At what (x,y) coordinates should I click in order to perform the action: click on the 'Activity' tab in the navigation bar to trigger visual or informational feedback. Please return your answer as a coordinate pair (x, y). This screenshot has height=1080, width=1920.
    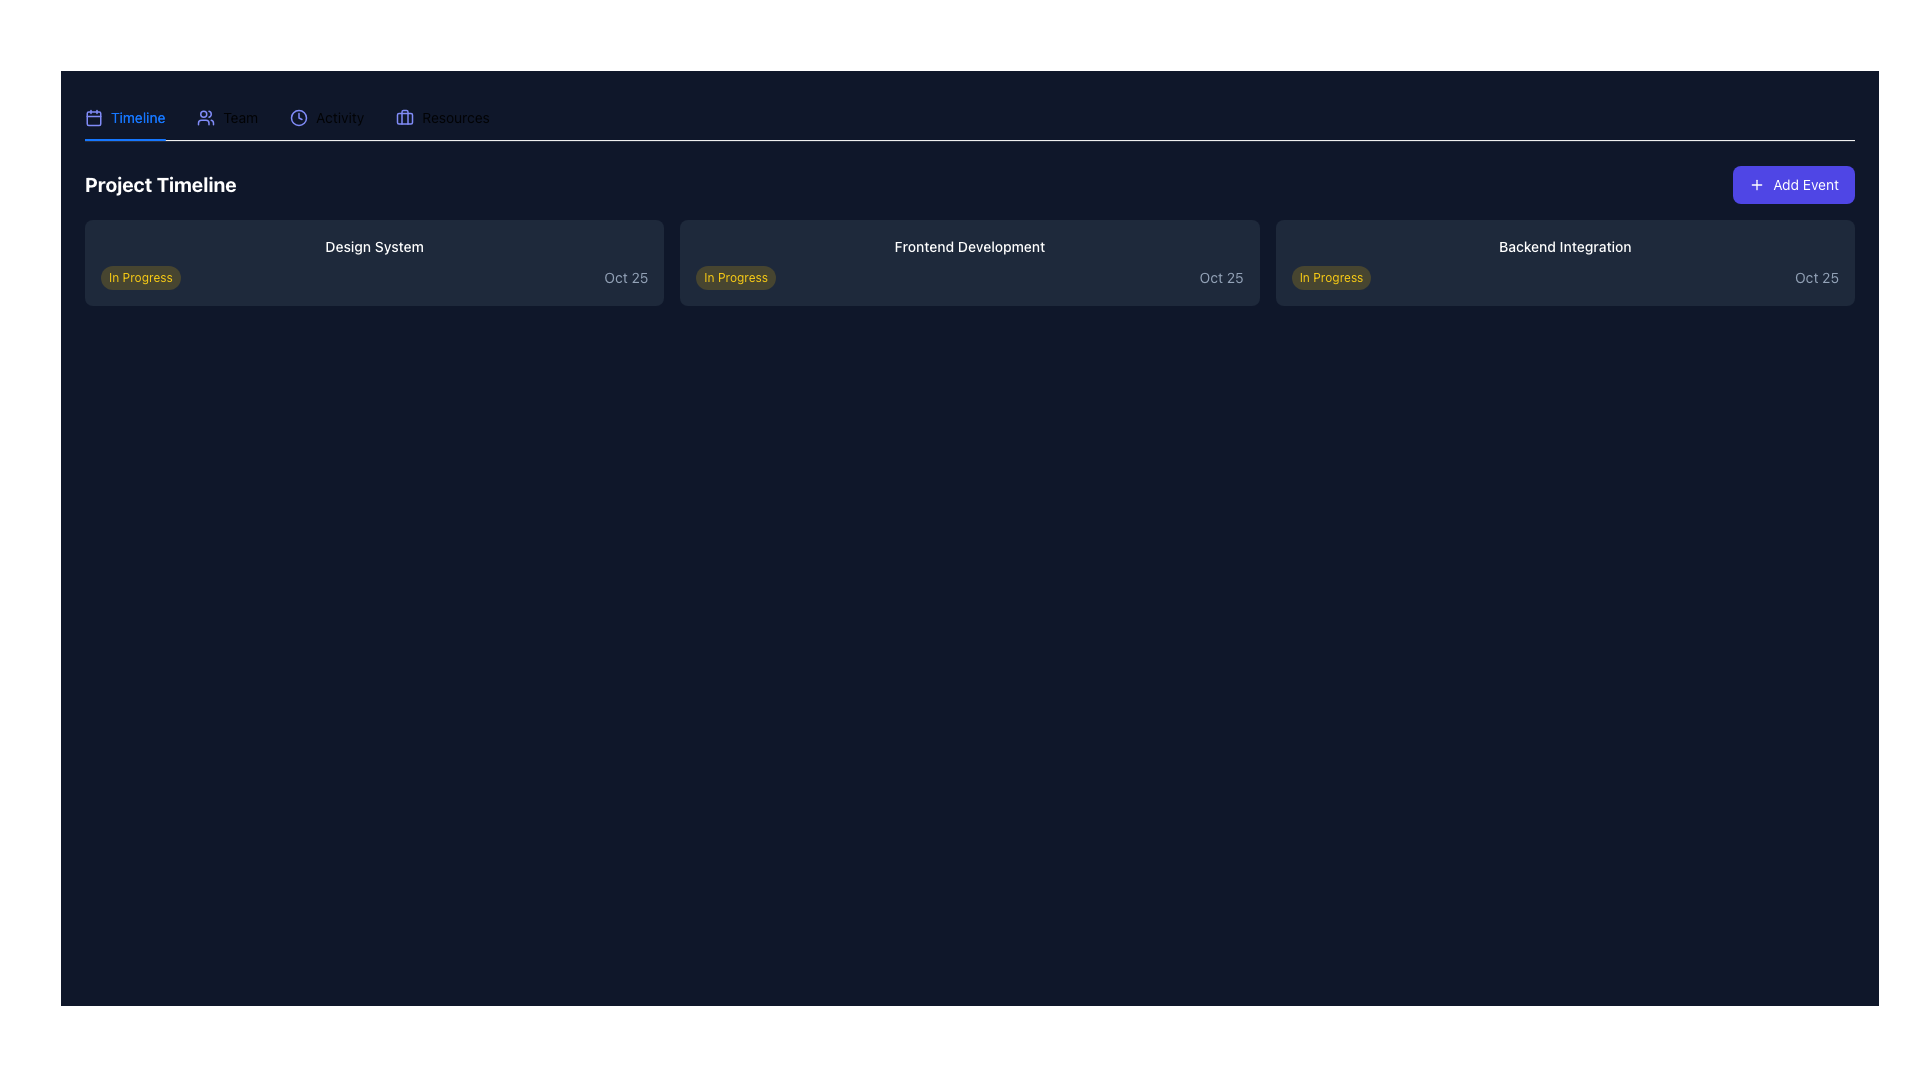
    Looking at the image, I should click on (327, 118).